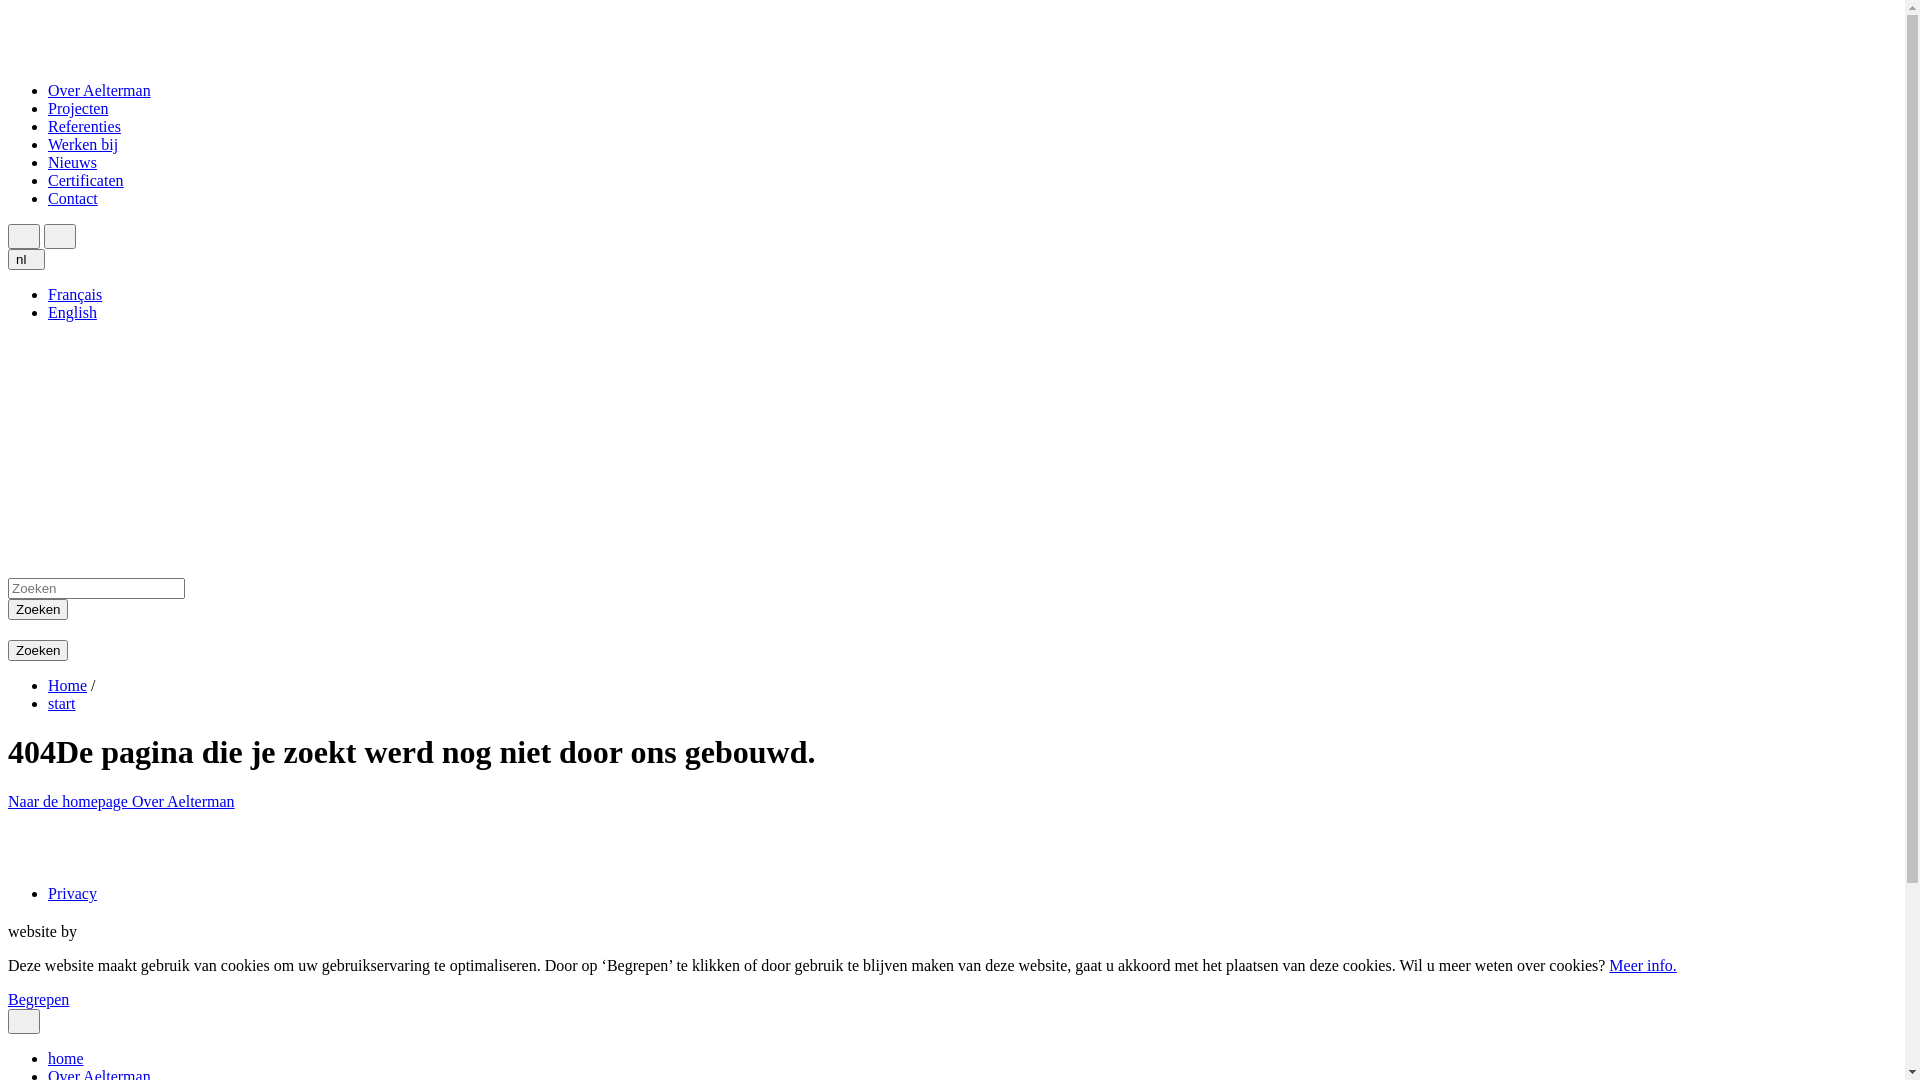 This screenshot has width=1920, height=1080. Describe the element at coordinates (8, 800) in the screenshot. I see `'Naar de homepage'` at that location.